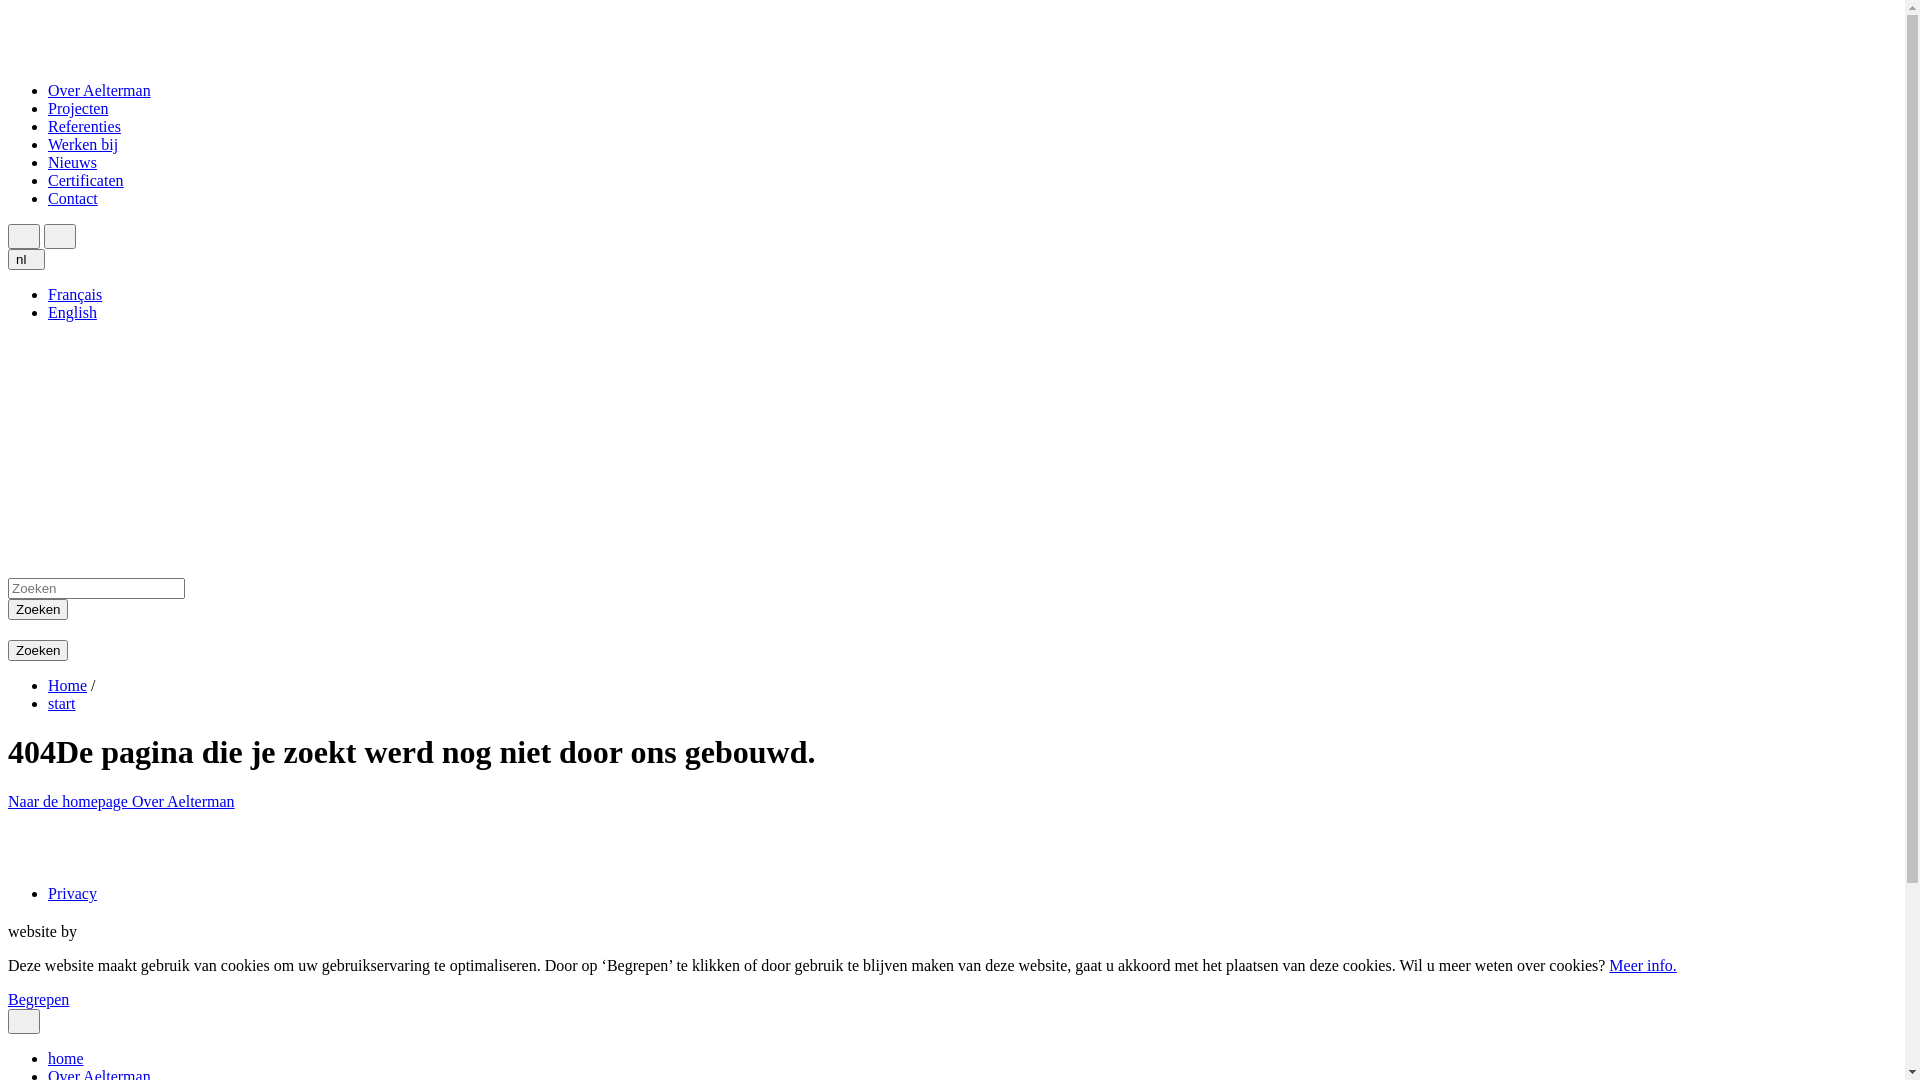 This screenshot has width=1920, height=1080. Describe the element at coordinates (8, 800) in the screenshot. I see `'Naar de homepage'` at that location.